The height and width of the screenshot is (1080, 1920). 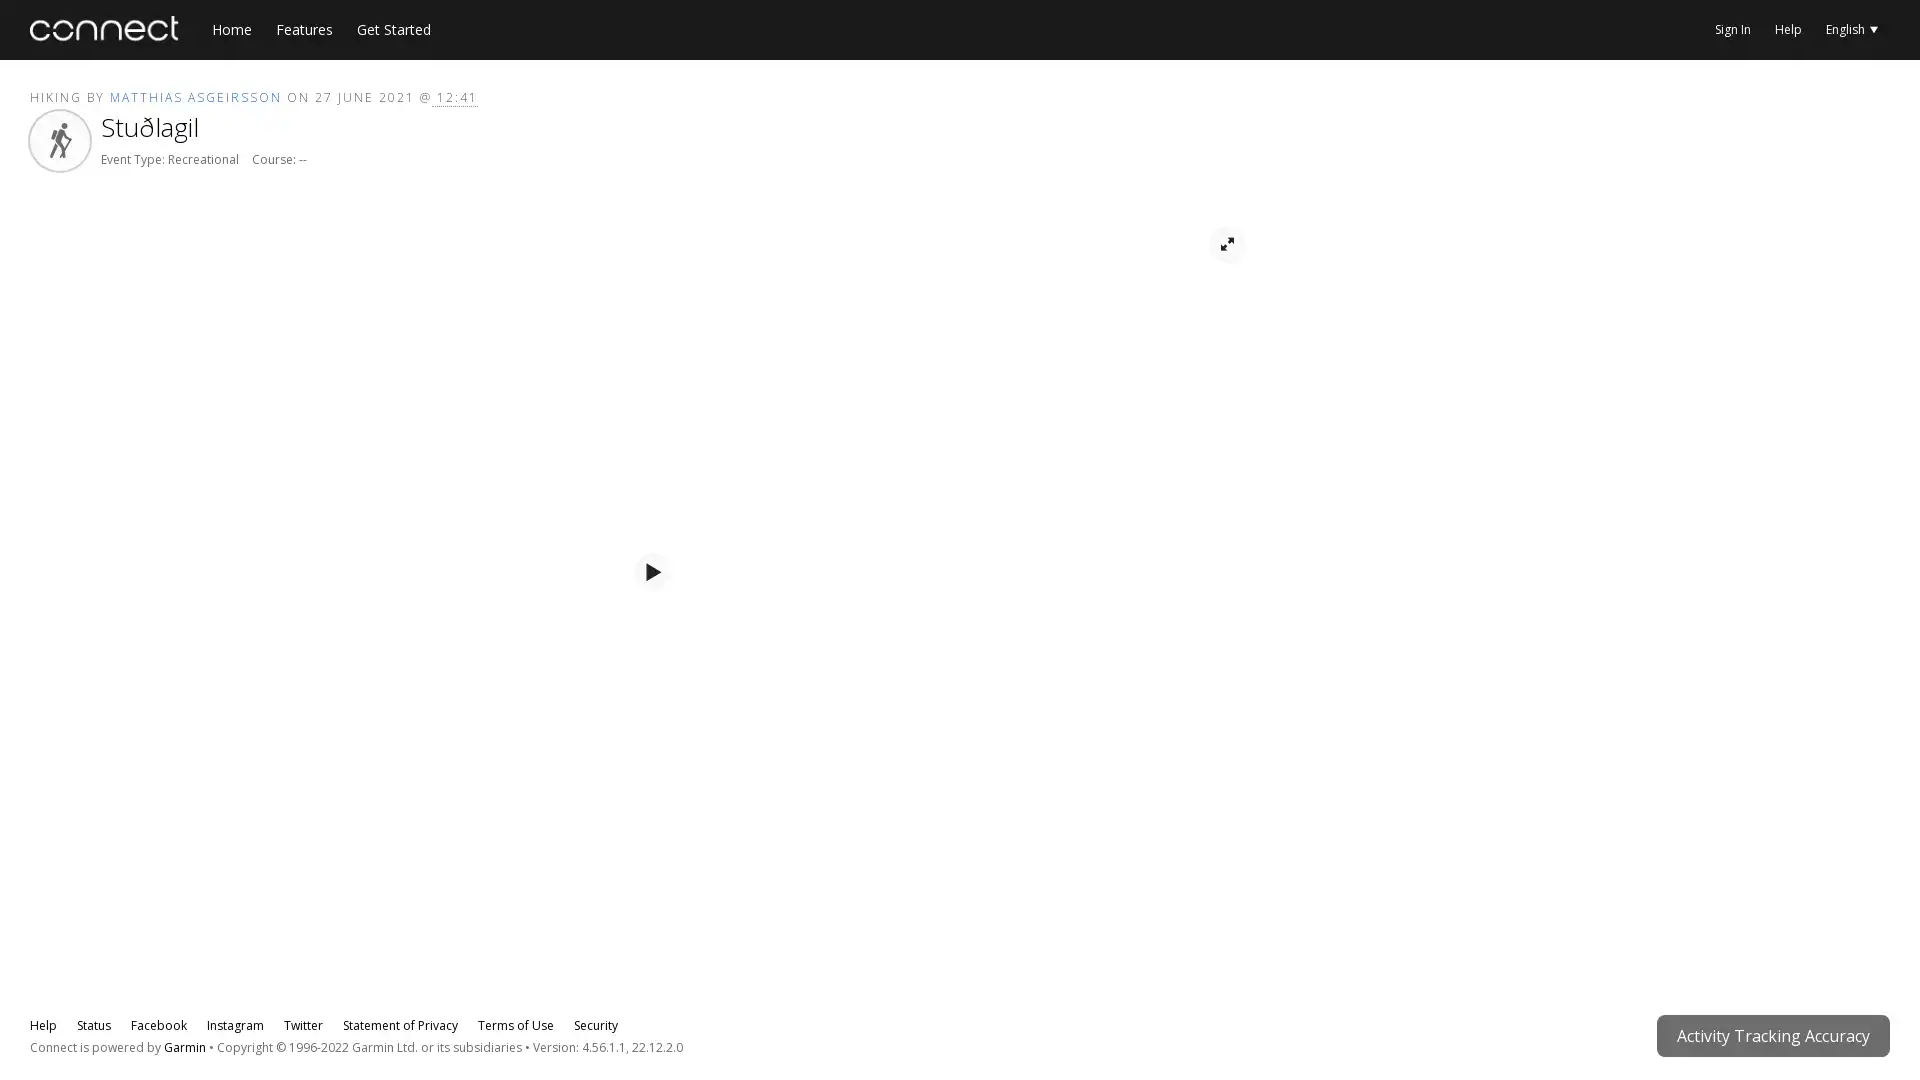 What do you see at coordinates (1148, 740) in the screenshot?
I see `Time` at bounding box center [1148, 740].